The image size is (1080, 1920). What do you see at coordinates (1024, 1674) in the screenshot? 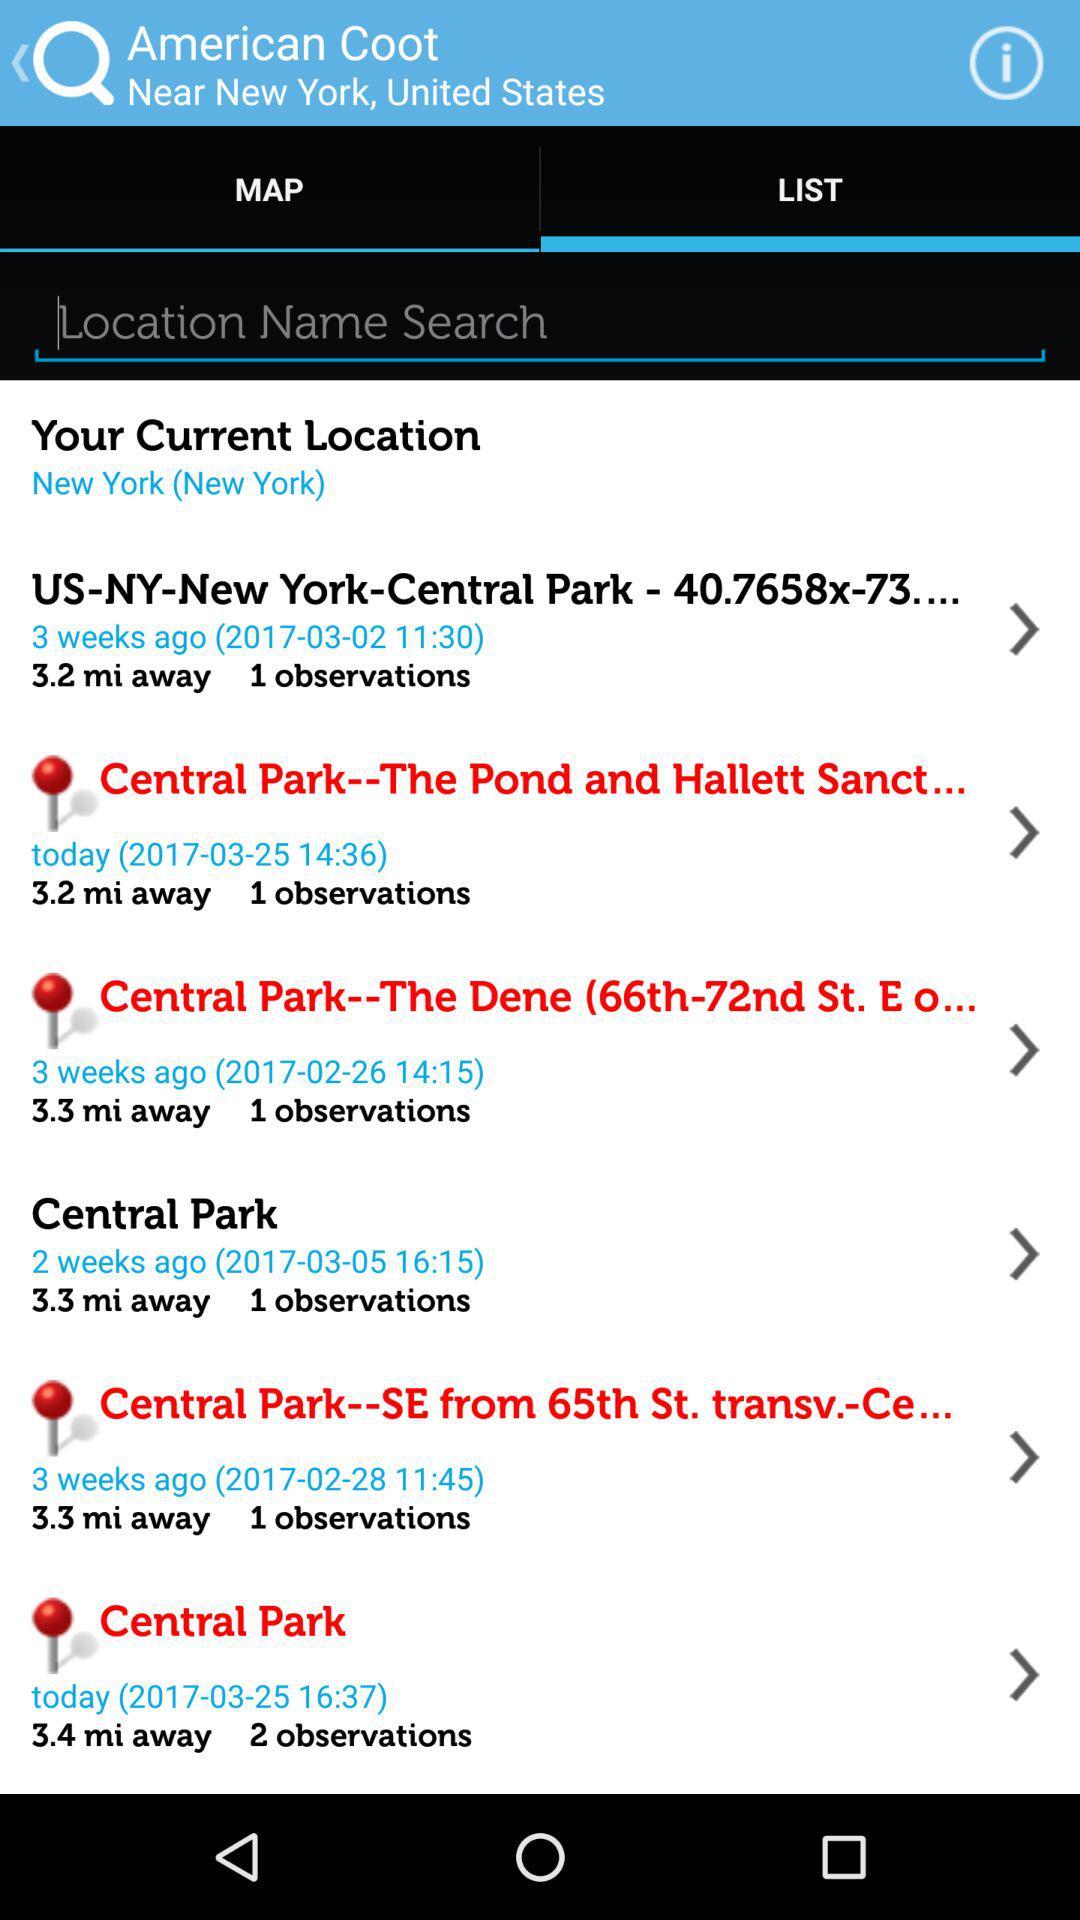
I see `options from menu` at bounding box center [1024, 1674].